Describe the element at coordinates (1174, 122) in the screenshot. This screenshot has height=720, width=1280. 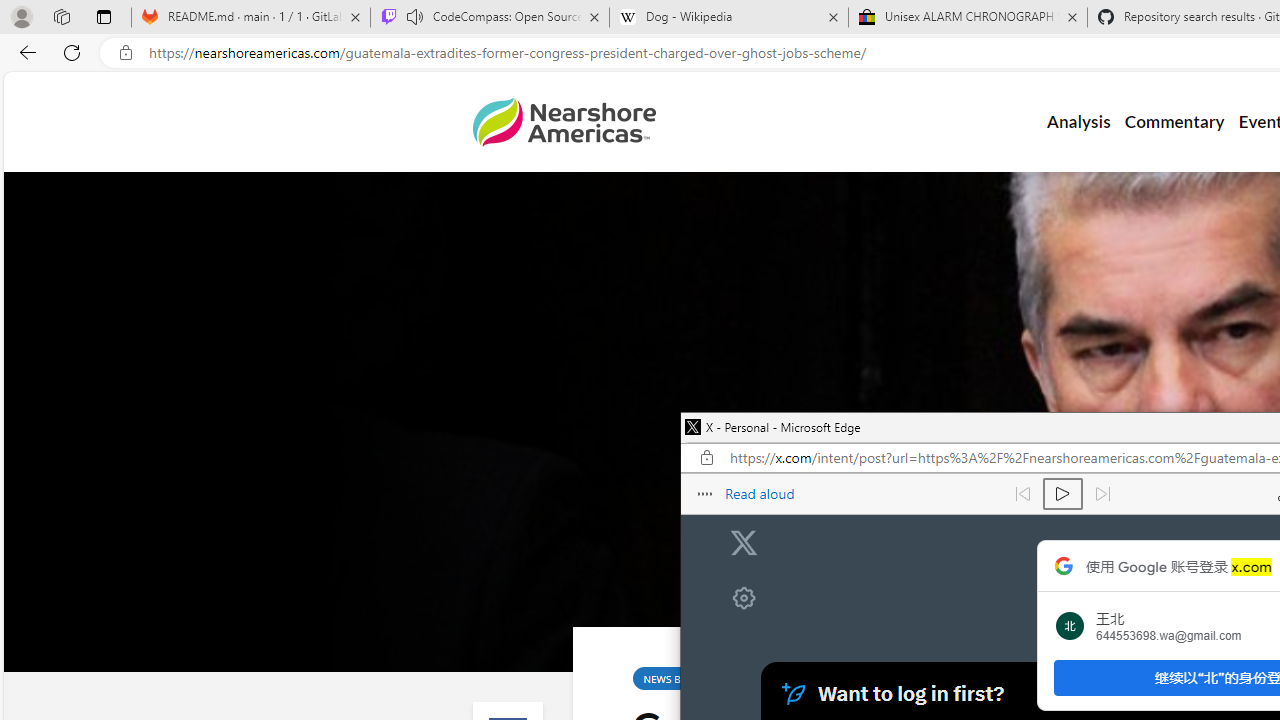
I see `'Commentary'` at that location.